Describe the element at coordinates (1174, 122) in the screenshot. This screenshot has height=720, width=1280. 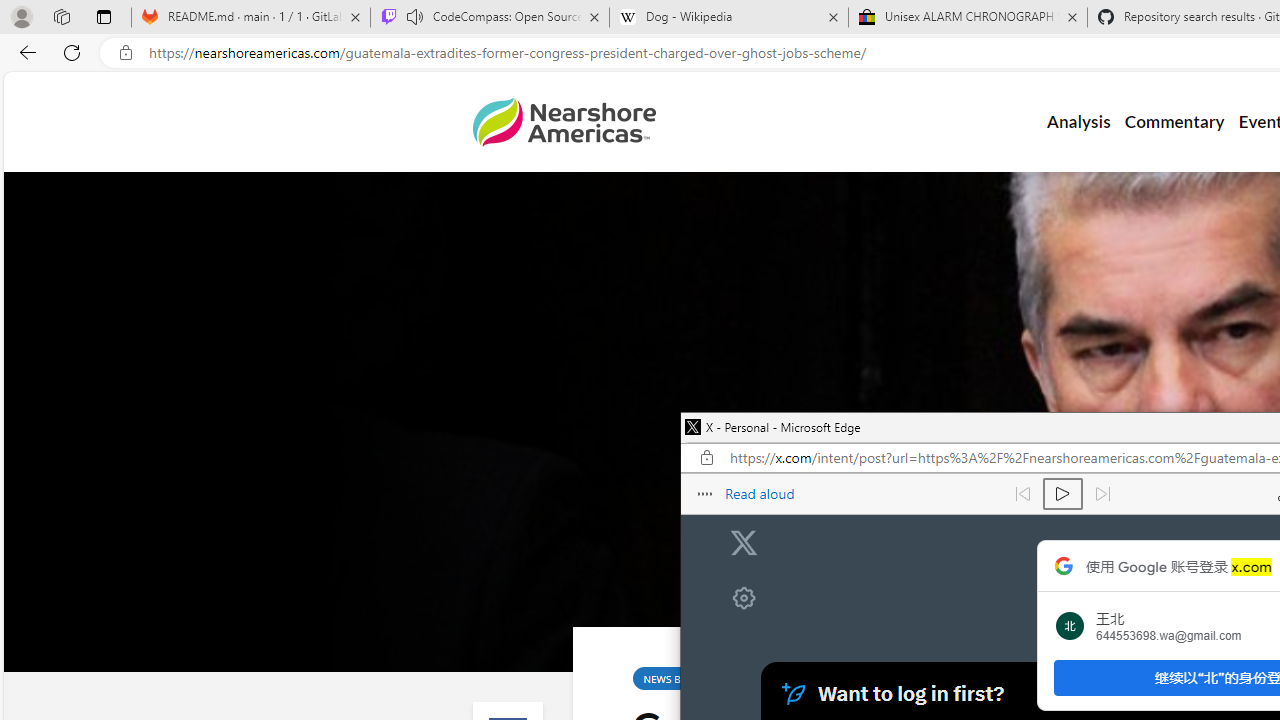
I see `'Commentary'` at that location.